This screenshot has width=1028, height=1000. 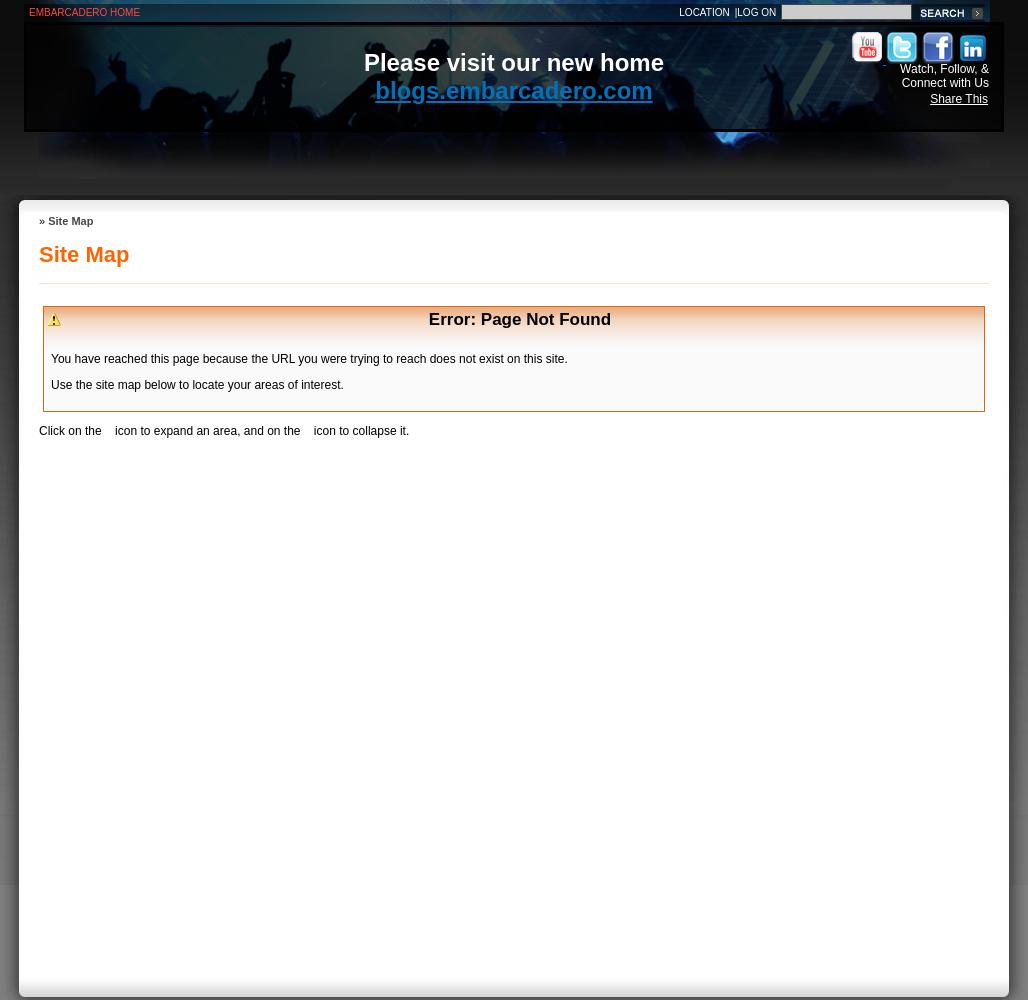 What do you see at coordinates (512, 62) in the screenshot?
I see `'Please visit our new home'` at bounding box center [512, 62].